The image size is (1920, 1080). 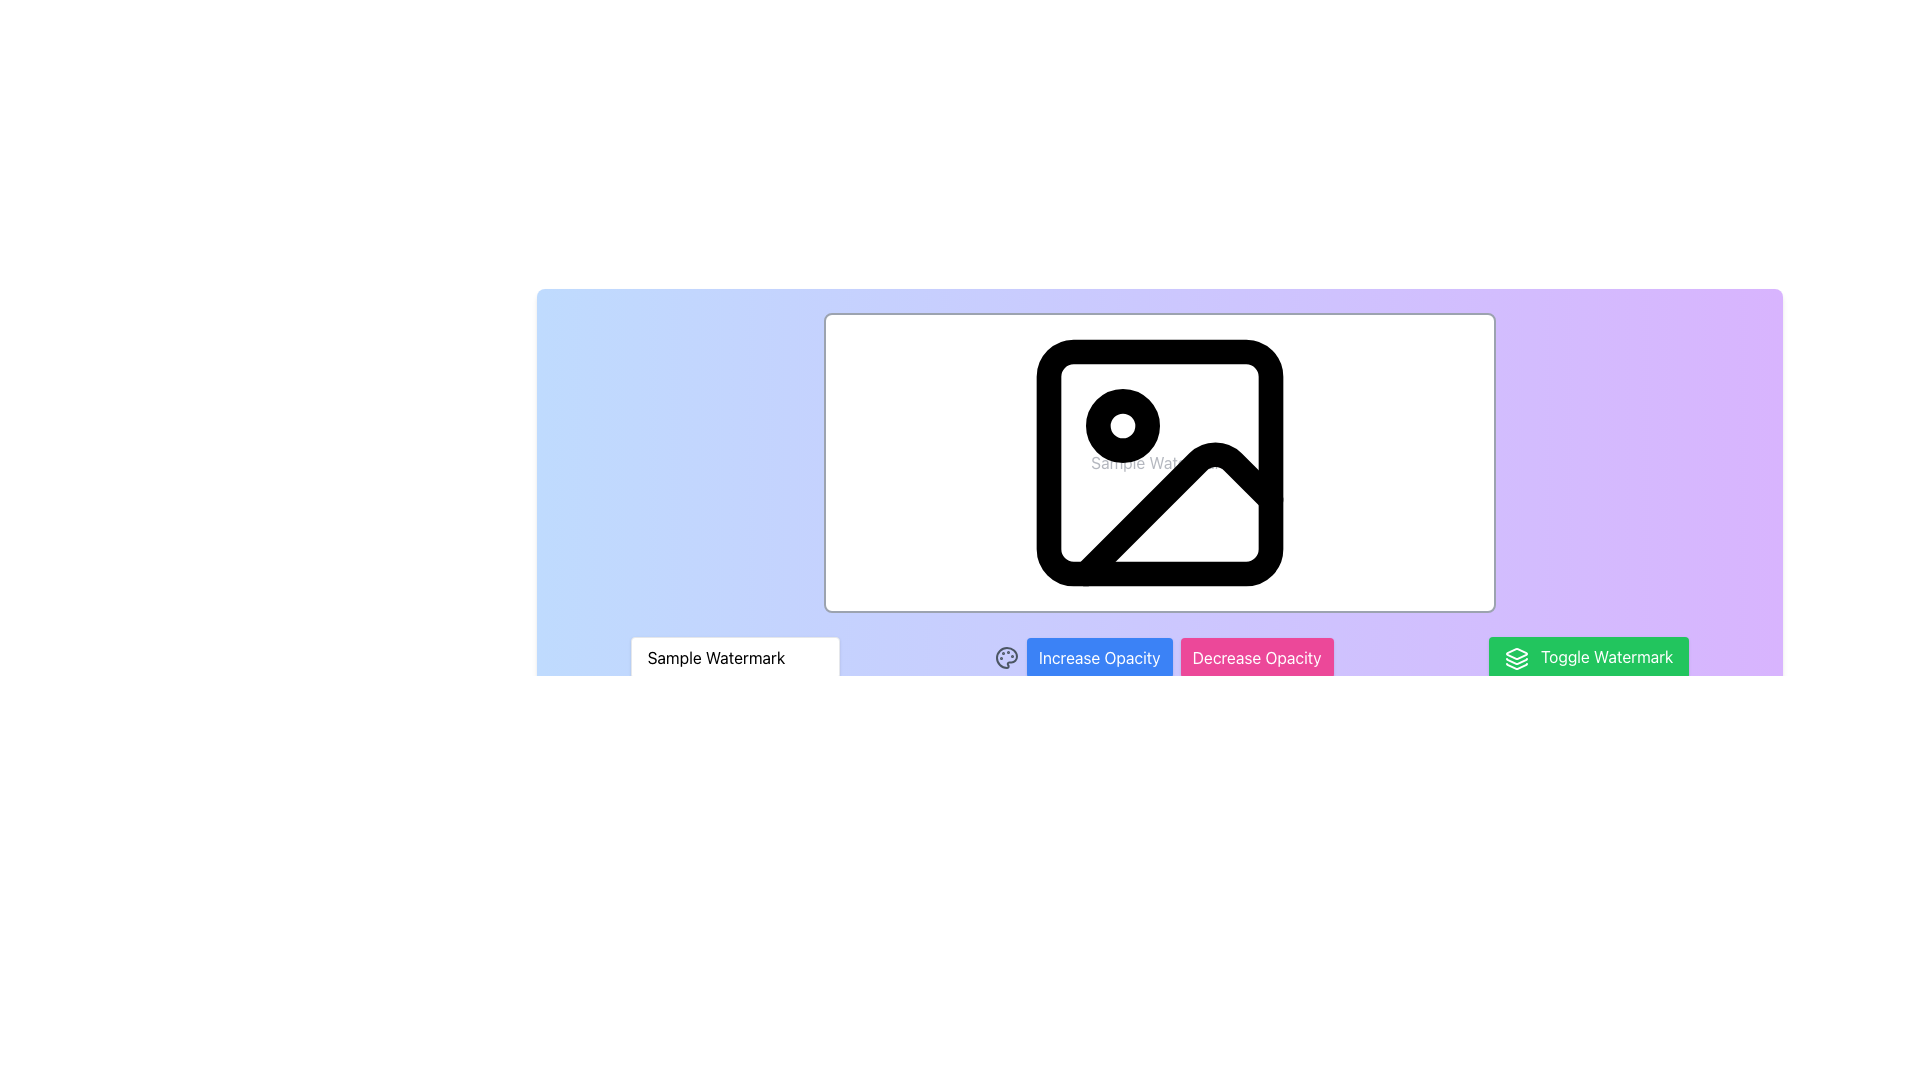 What do you see at coordinates (1516, 658) in the screenshot?
I see `the button with a green background and rounded edges that contains the icon resembling stacked layers and the text 'Toggle Watermark'` at bounding box center [1516, 658].